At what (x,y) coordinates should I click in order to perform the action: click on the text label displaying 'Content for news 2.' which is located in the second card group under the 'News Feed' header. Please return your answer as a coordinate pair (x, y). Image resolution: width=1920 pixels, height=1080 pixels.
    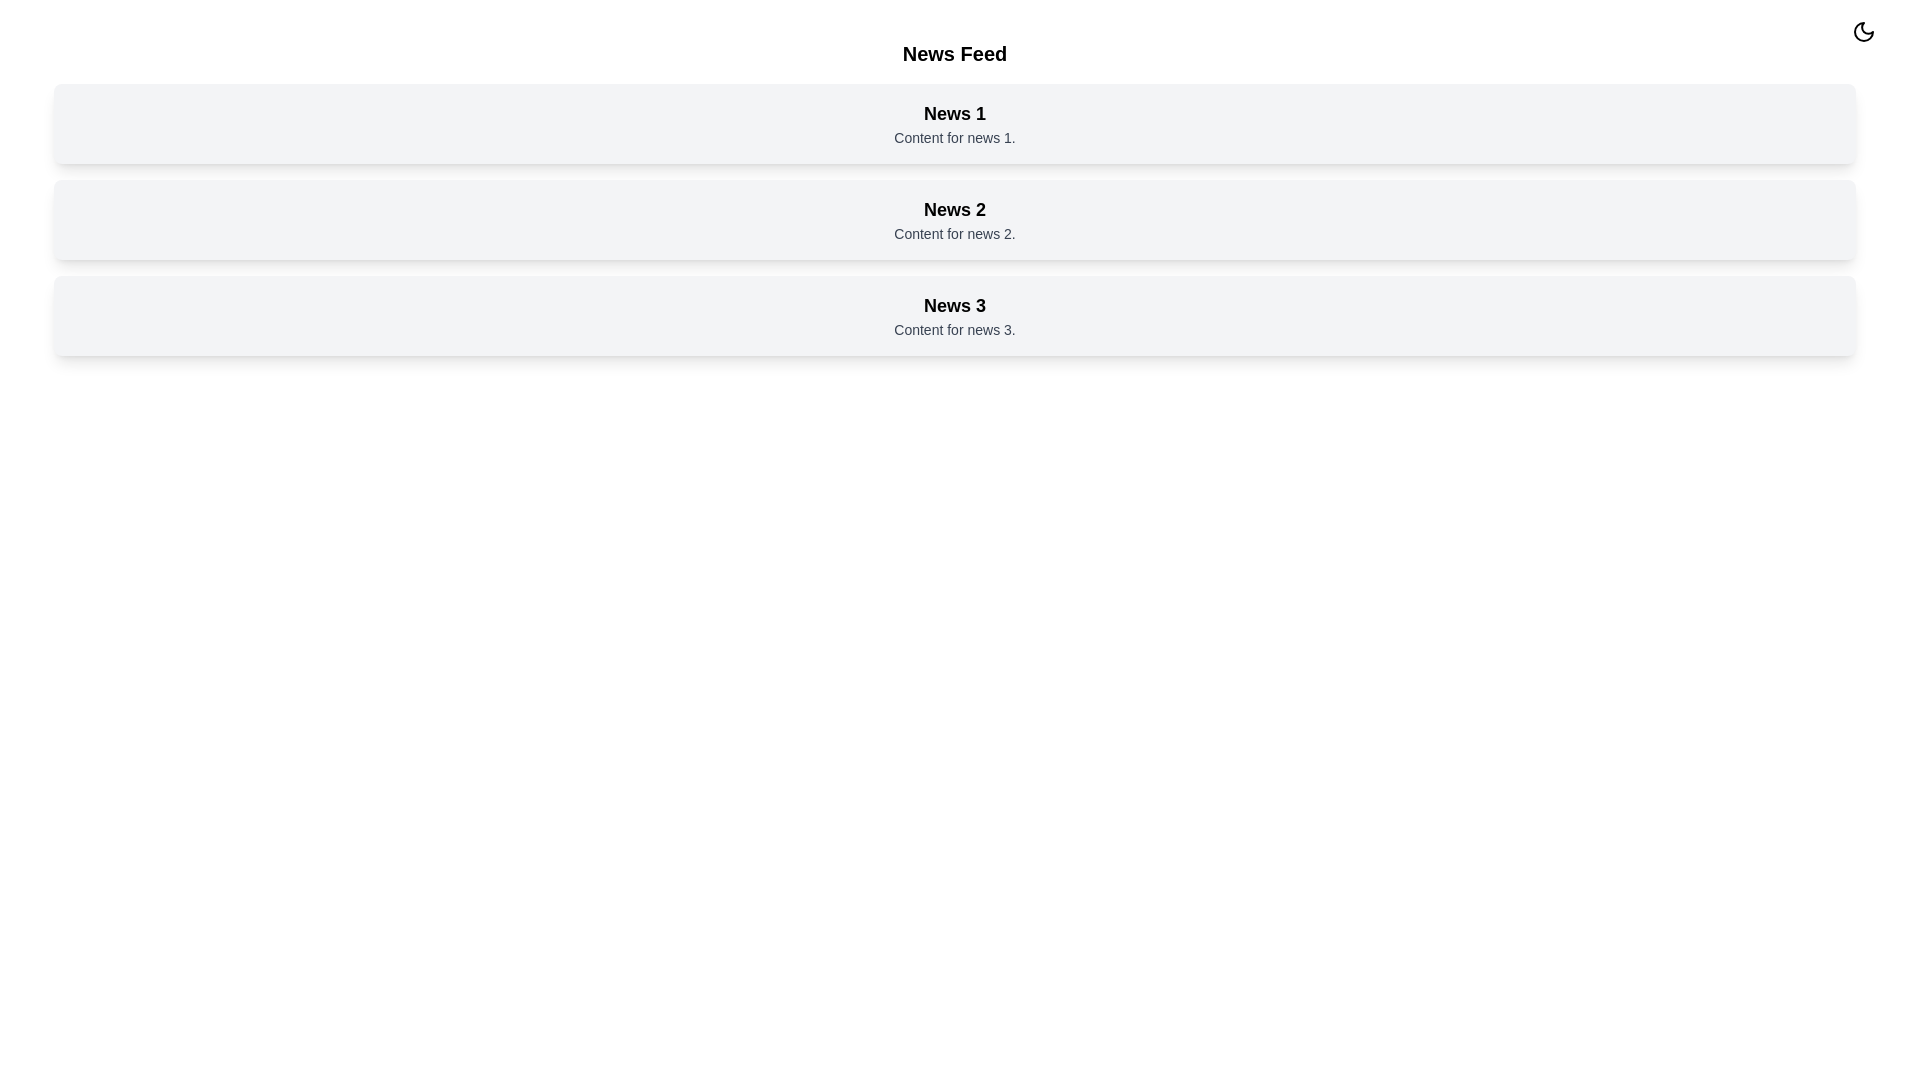
    Looking at the image, I should click on (954, 233).